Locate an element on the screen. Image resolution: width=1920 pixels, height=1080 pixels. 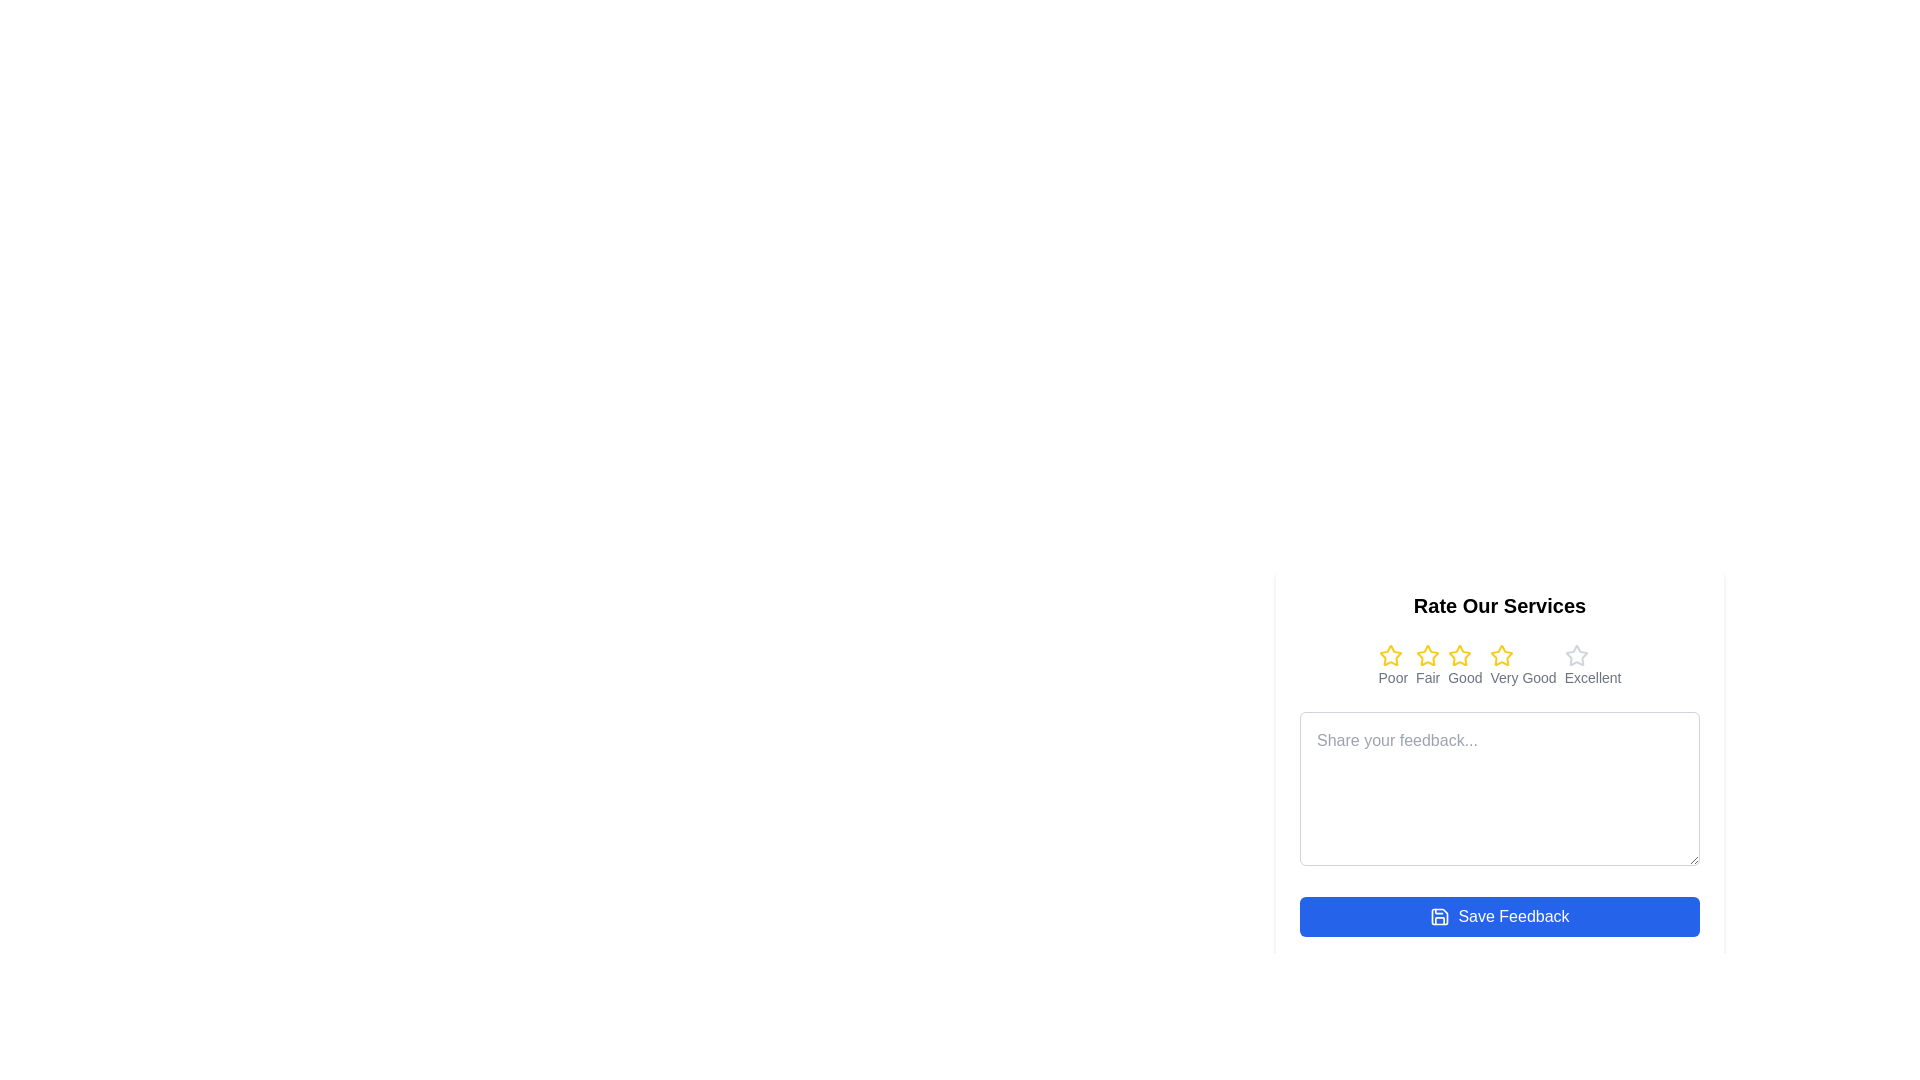
the 'Save Feedback' button located at the bottom of the feedback form is located at coordinates (1513, 917).